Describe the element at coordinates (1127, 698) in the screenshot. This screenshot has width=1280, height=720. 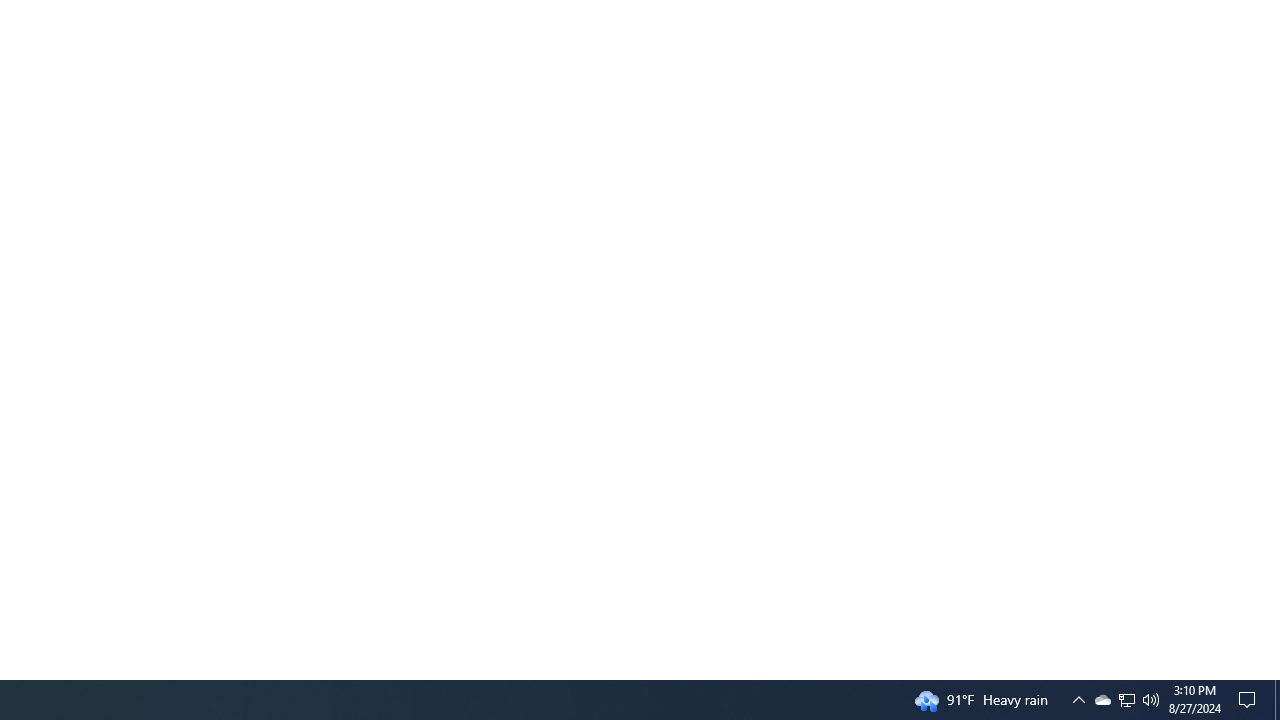
I see `'Notification Chevron'` at that location.